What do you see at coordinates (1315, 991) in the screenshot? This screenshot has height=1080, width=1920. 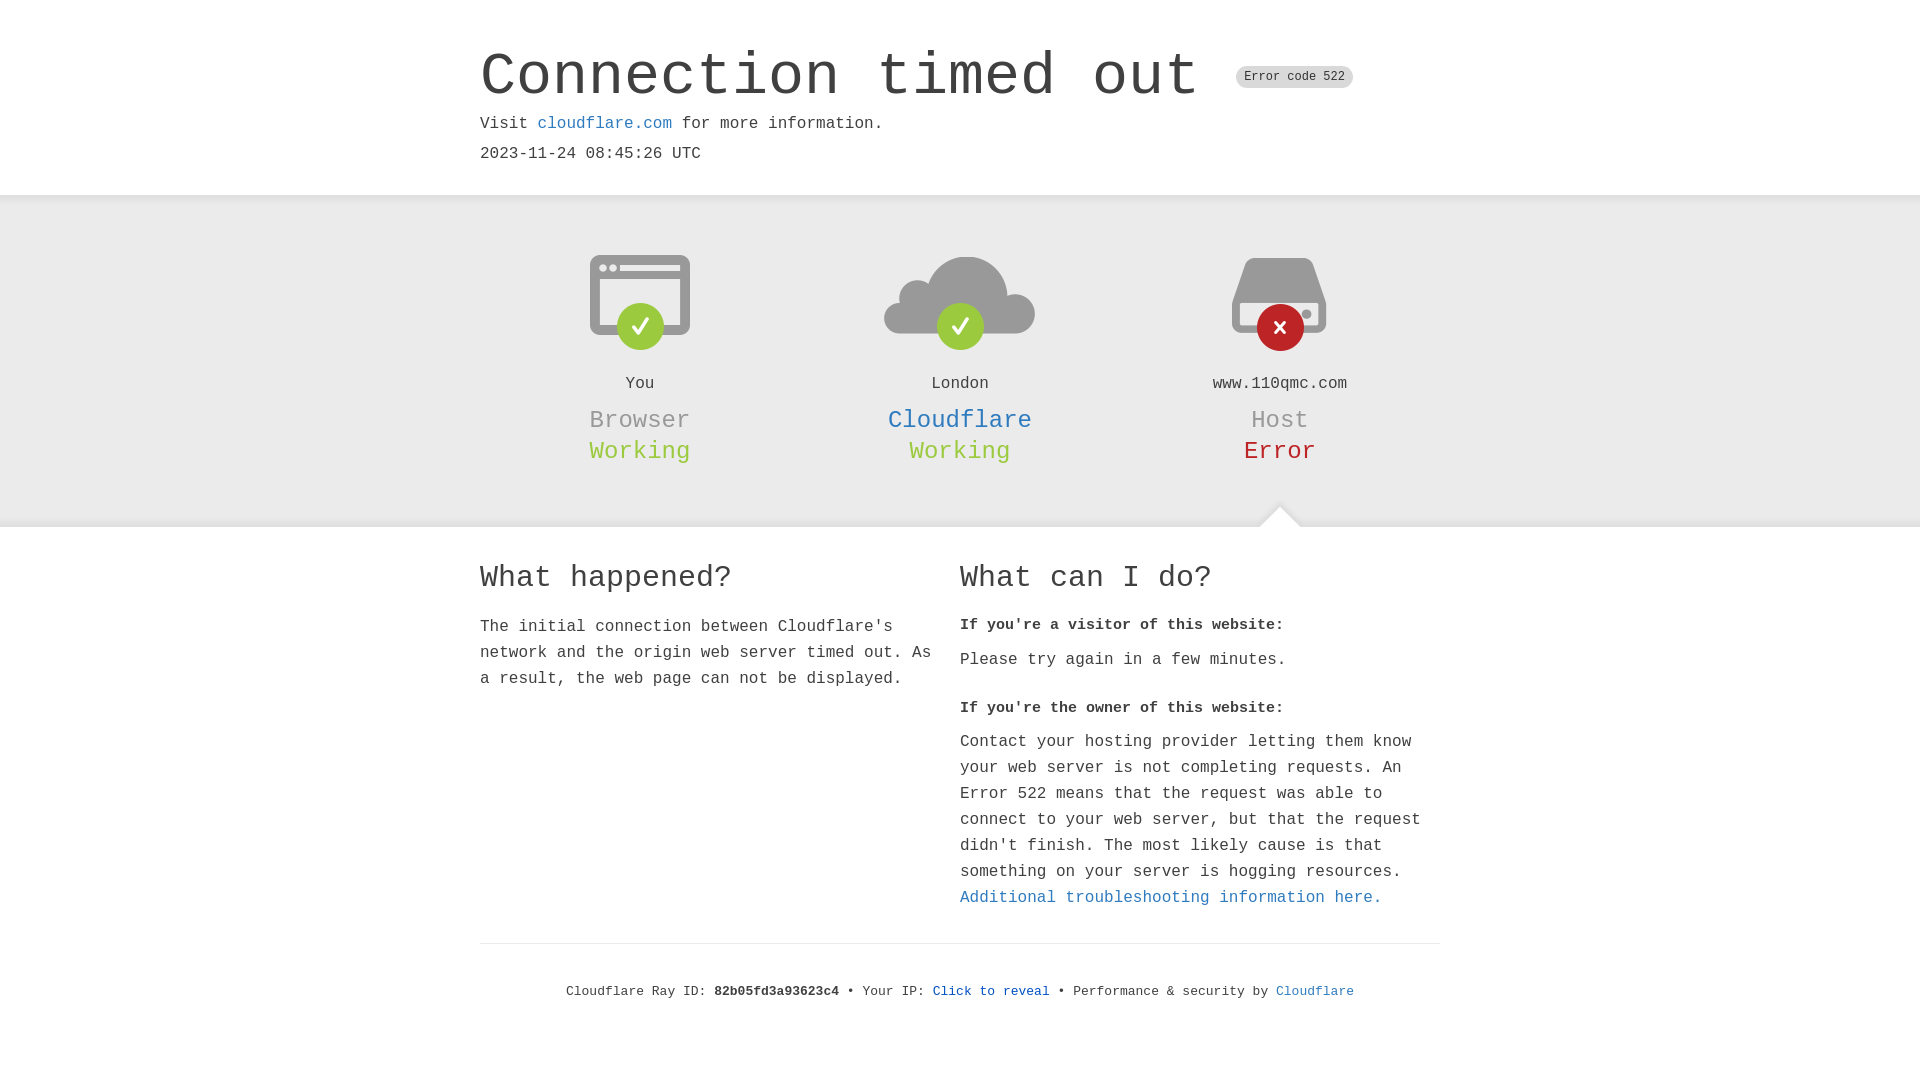 I see `'Cloudflare'` at bounding box center [1315, 991].